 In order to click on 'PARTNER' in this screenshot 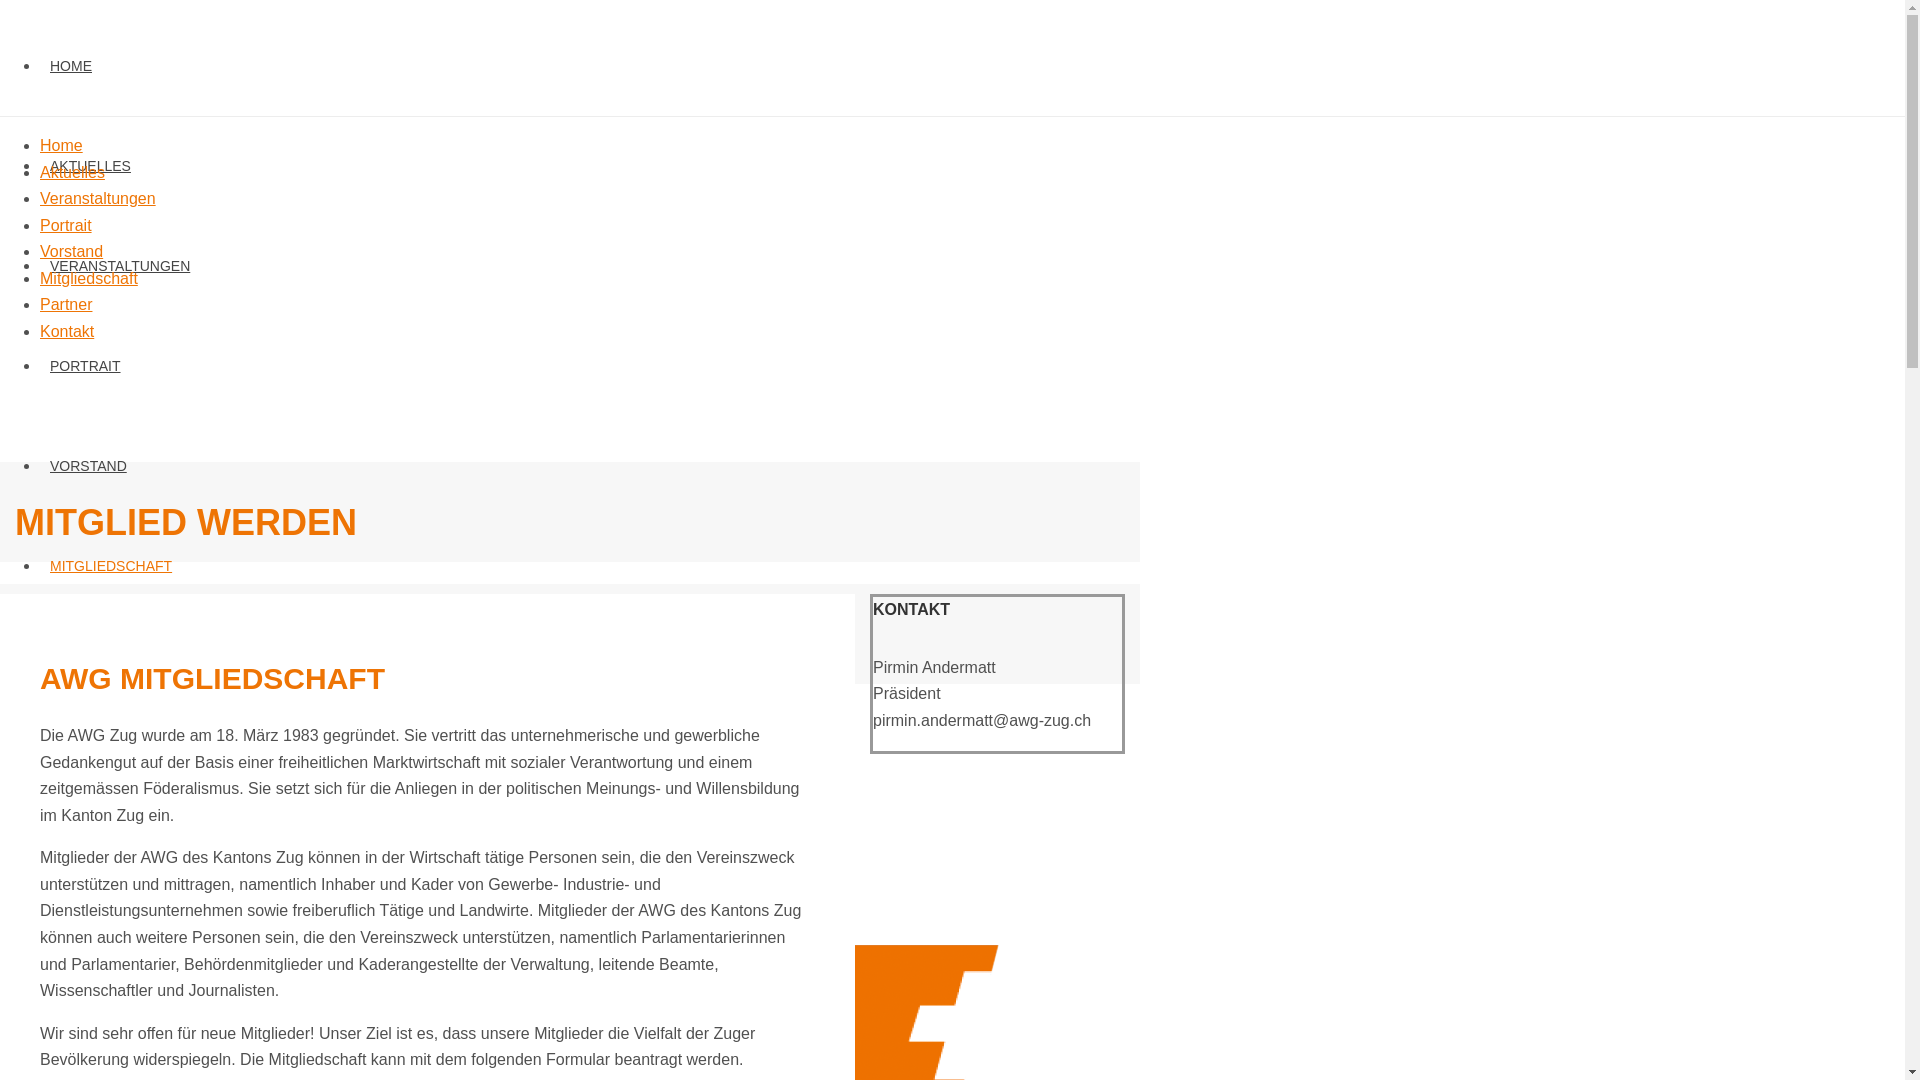, I will do `click(39, 666)`.